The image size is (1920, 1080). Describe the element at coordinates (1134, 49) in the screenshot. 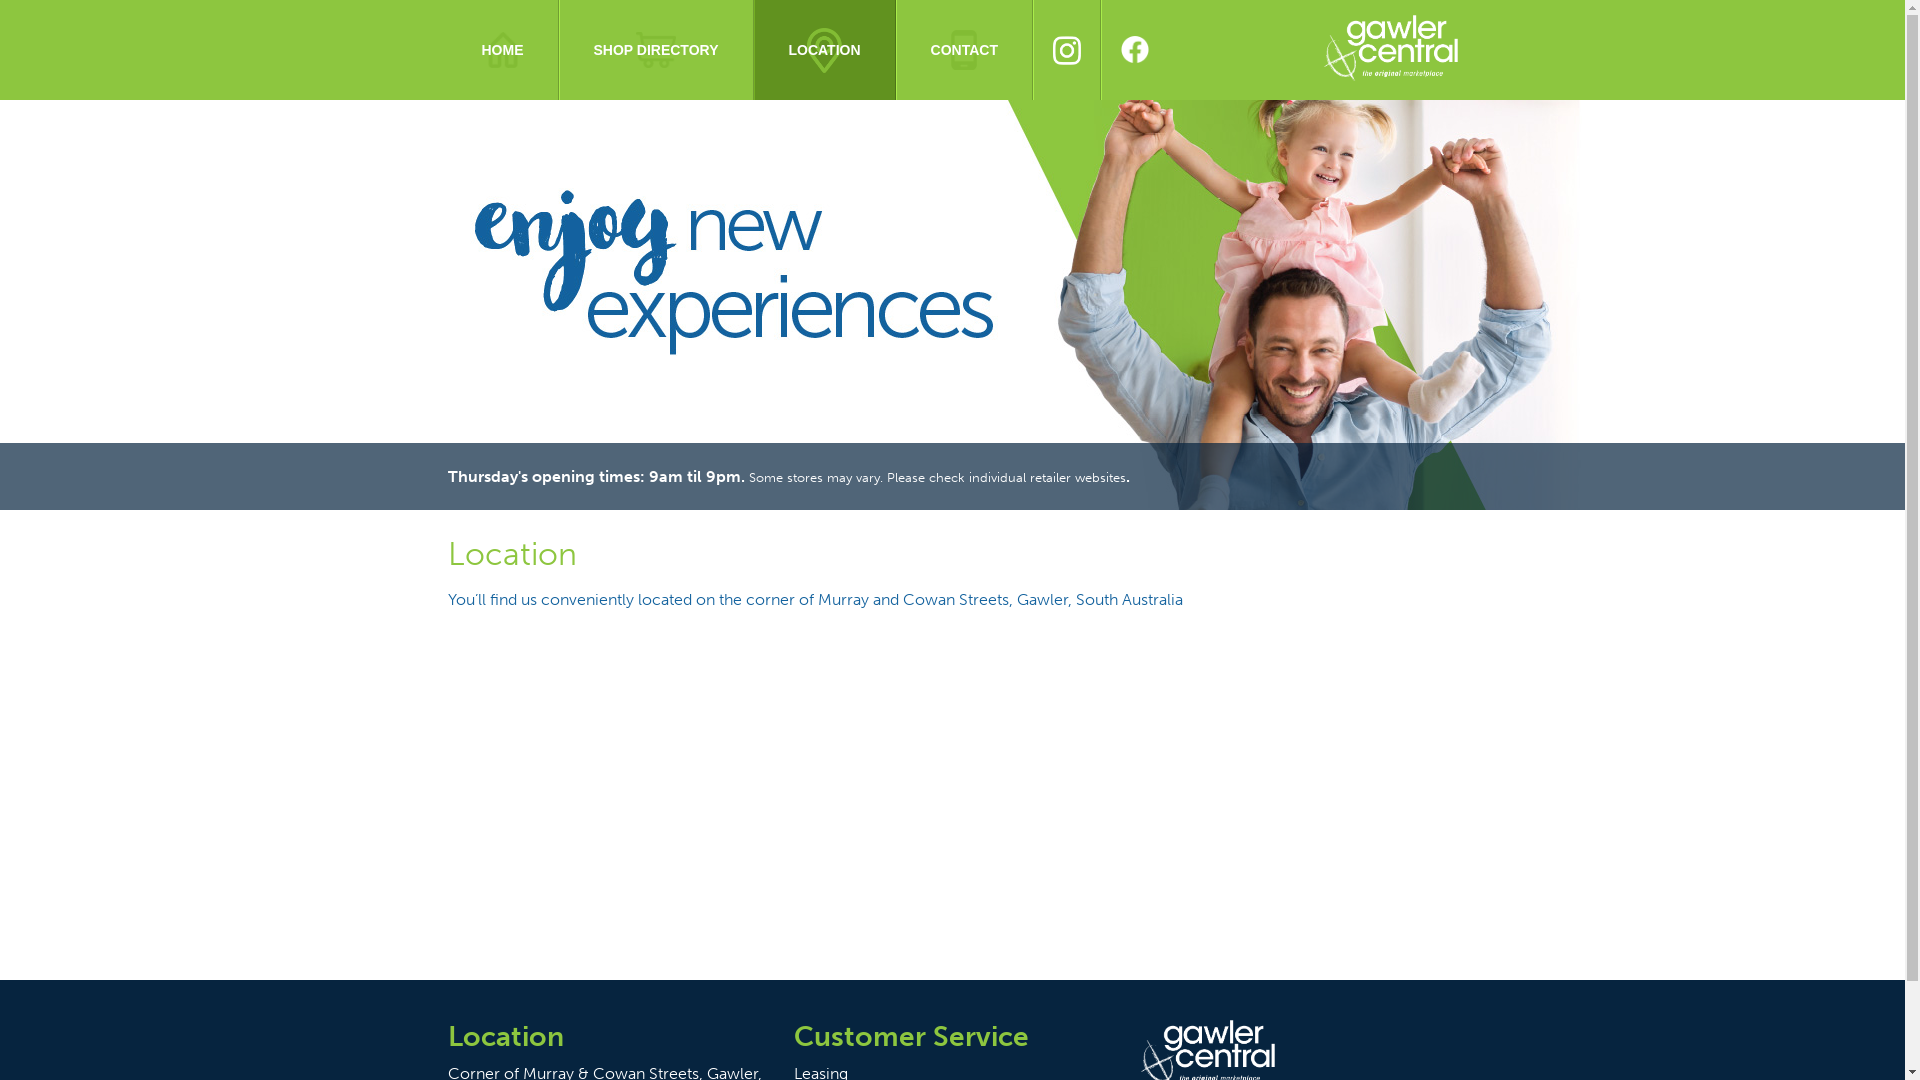

I see `'FACEBOOK'` at that location.